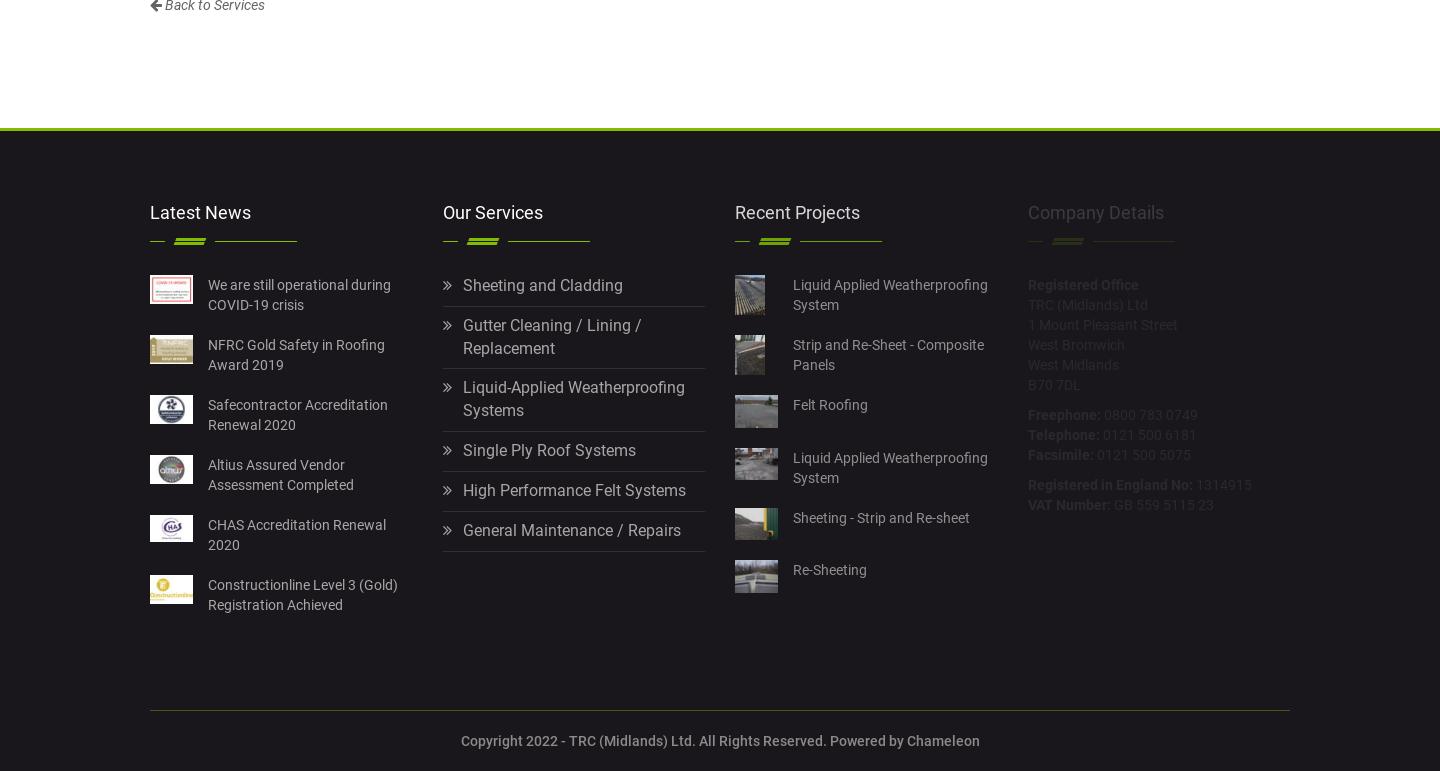 The height and width of the screenshot is (771, 1440). What do you see at coordinates (1220, 484) in the screenshot?
I see `'1314915'` at bounding box center [1220, 484].